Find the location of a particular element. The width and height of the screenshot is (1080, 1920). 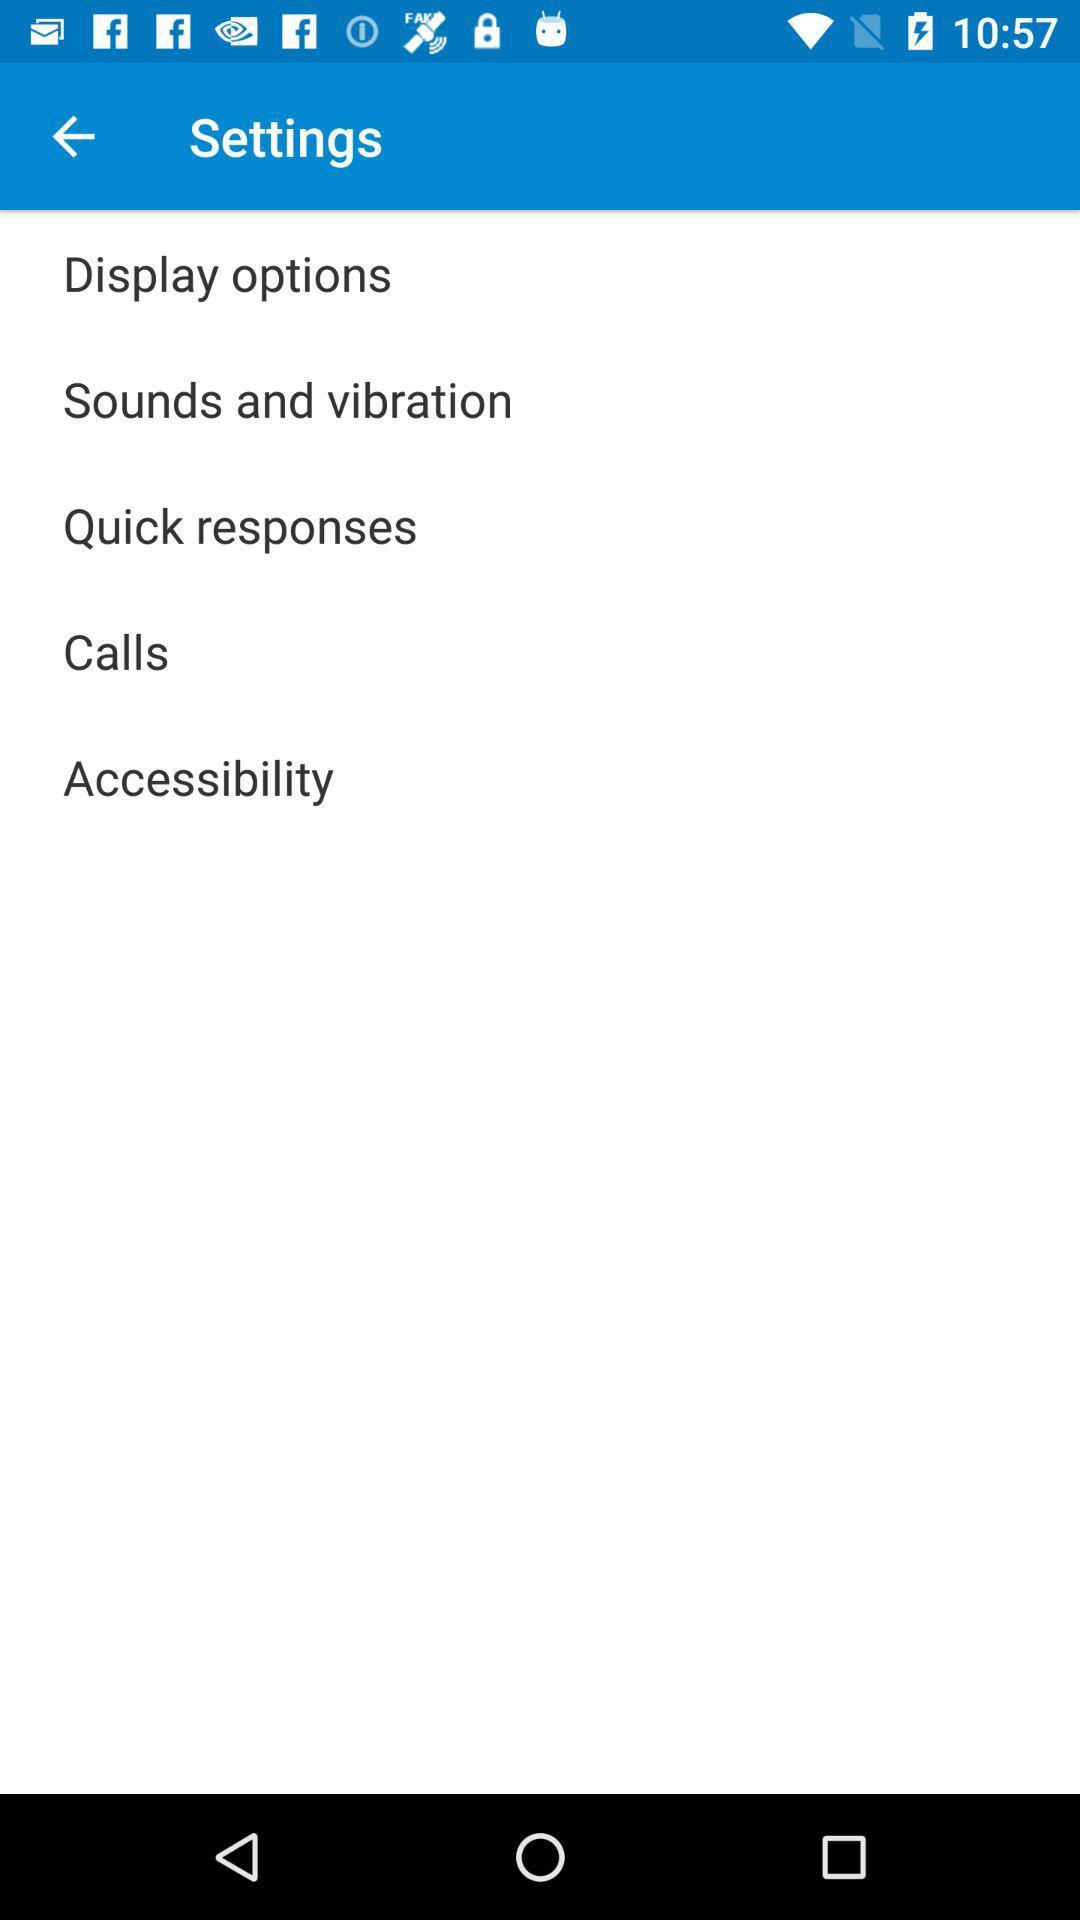

the calls icon is located at coordinates (116, 651).